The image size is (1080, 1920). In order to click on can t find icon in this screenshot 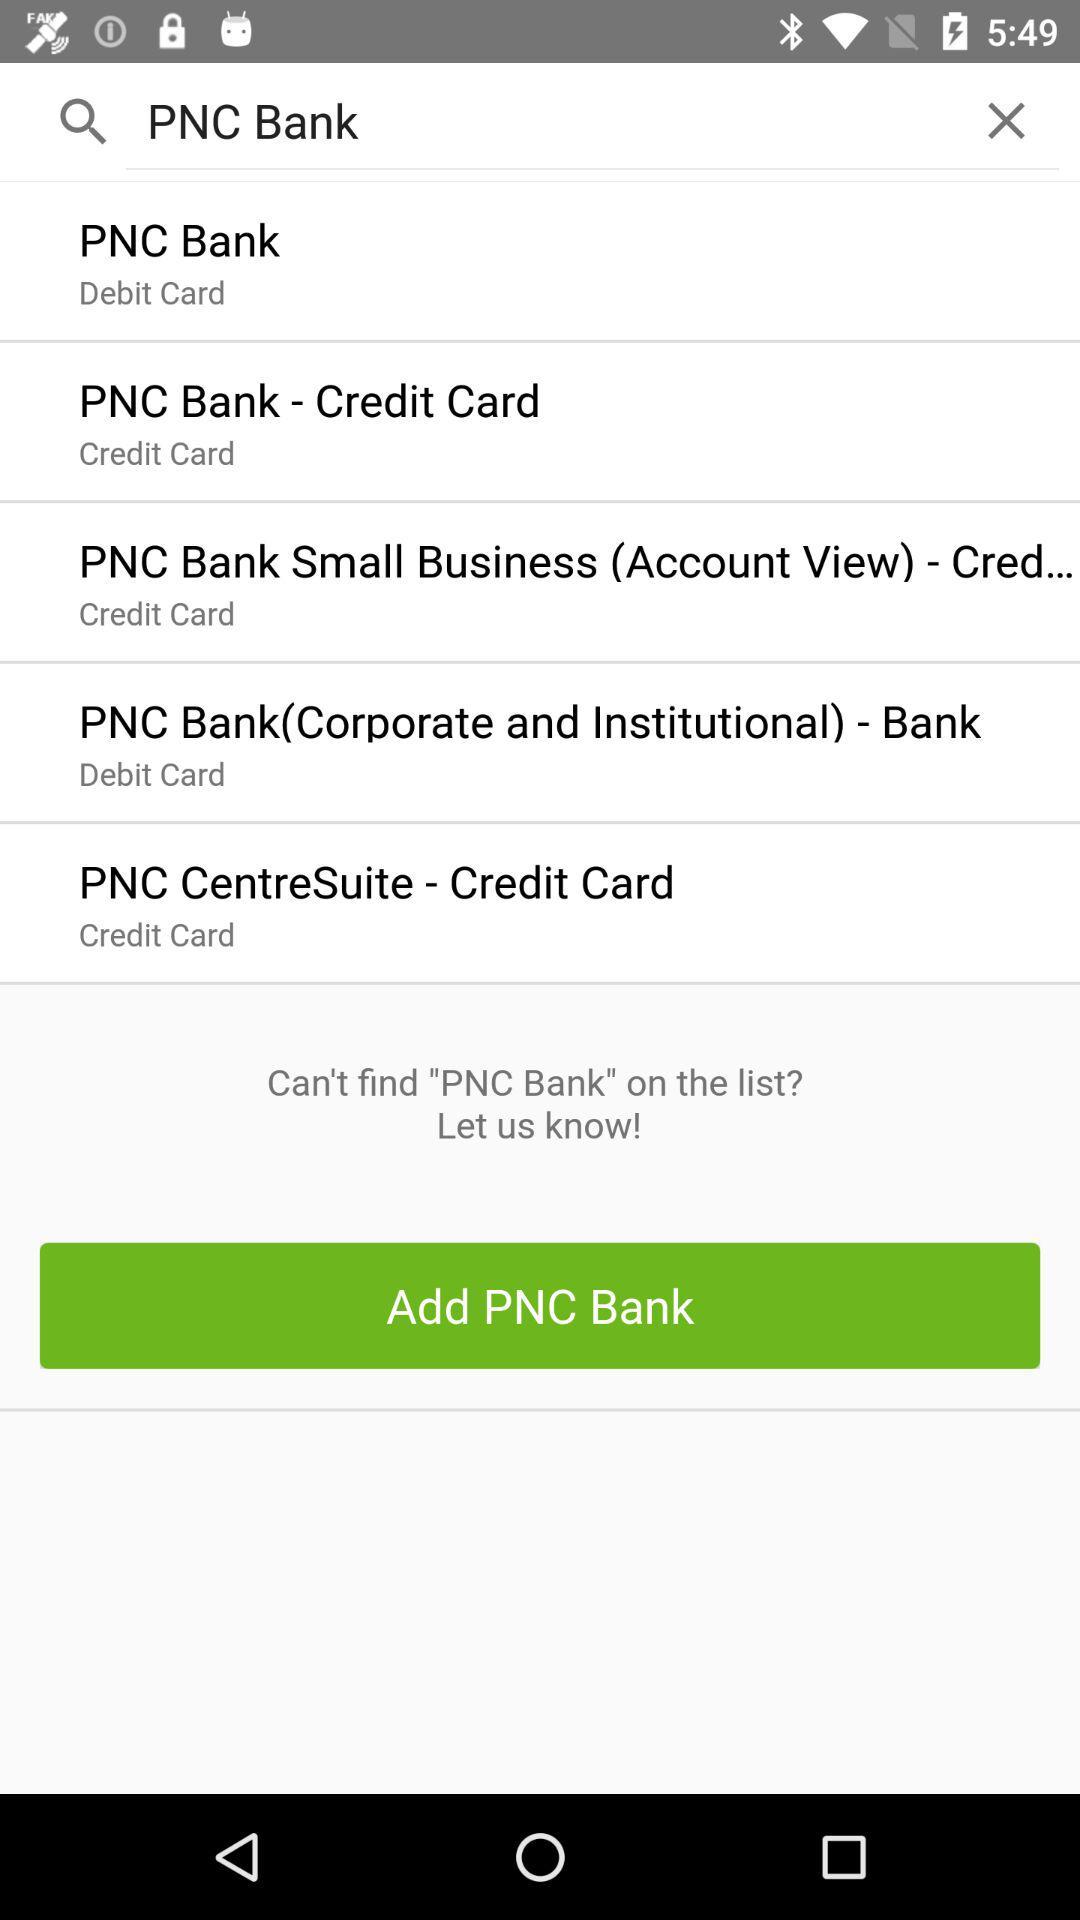, I will do `click(538, 1102)`.